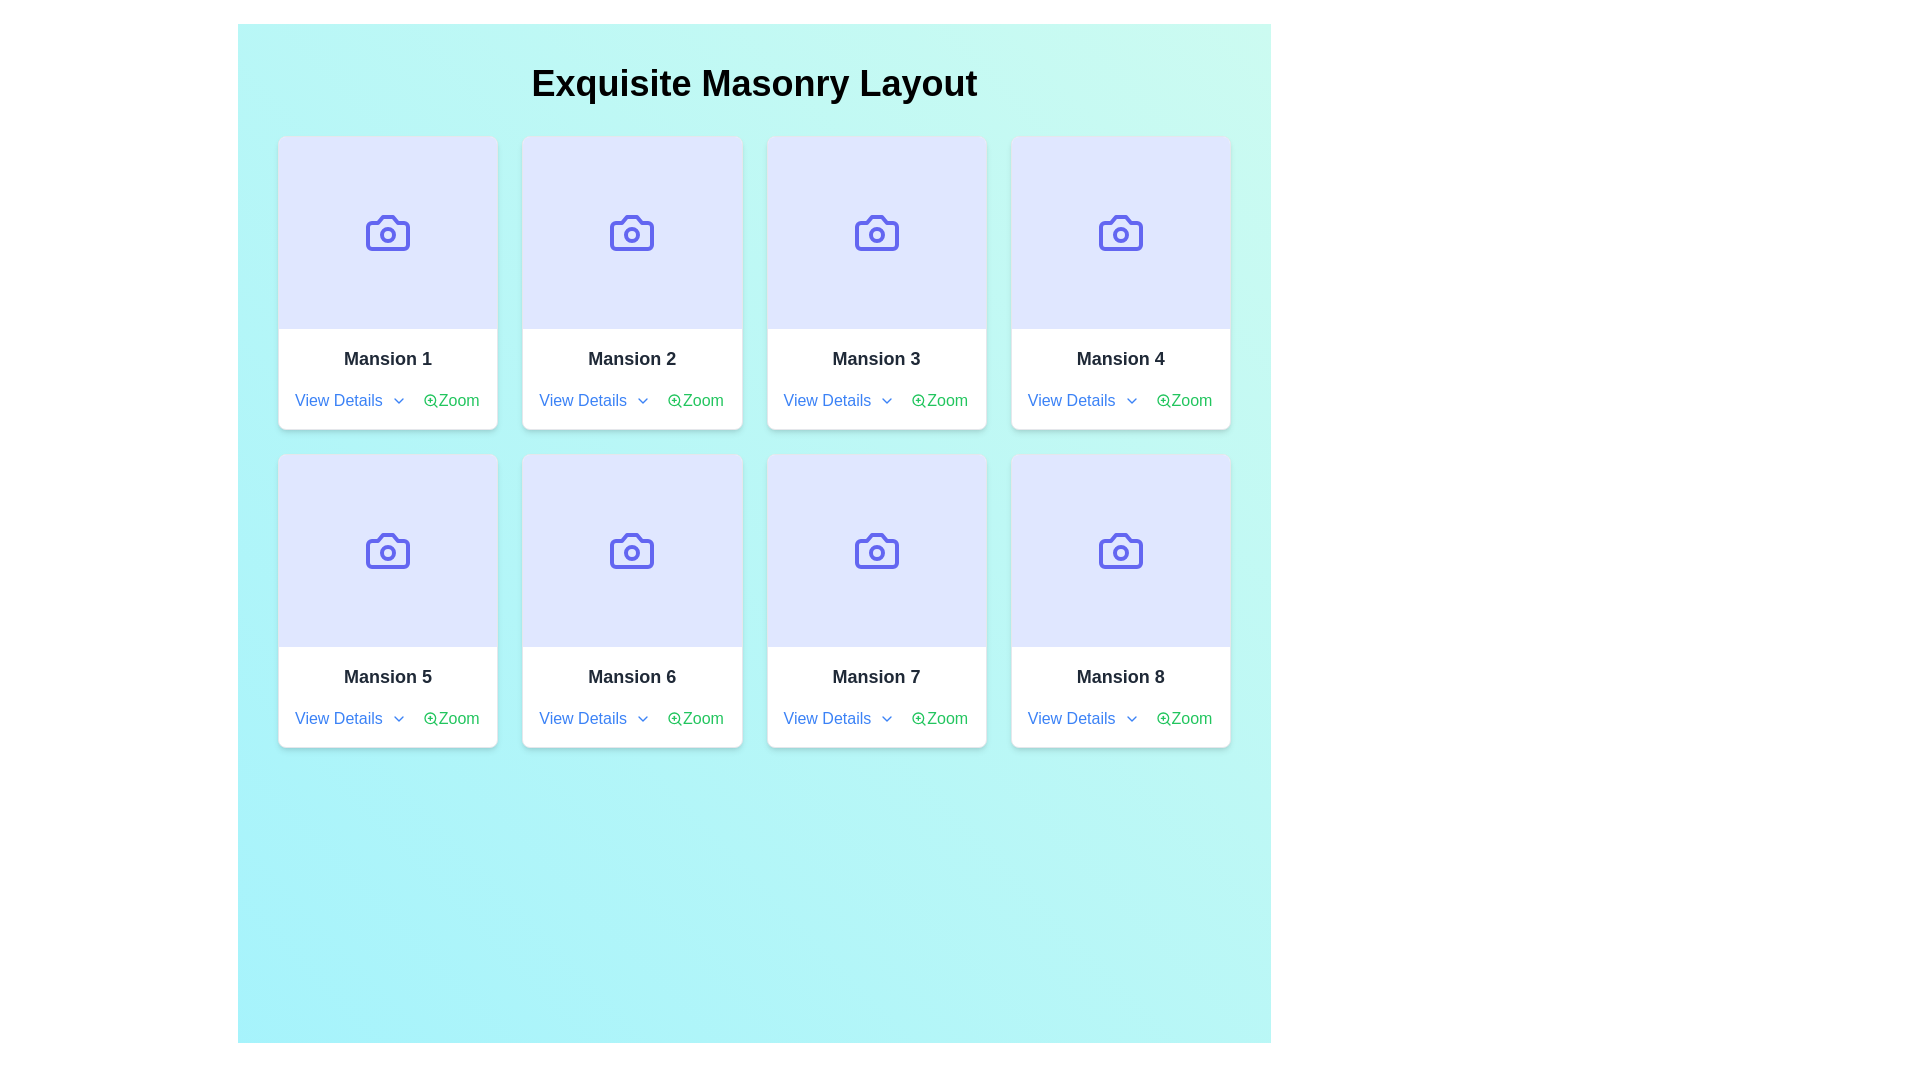  What do you see at coordinates (1183, 717) in the screenshot?
I see `the interactive link with an icon located in the bottom-right corner of the last card (Mansion 8)` at bounding box center [1183, 717].